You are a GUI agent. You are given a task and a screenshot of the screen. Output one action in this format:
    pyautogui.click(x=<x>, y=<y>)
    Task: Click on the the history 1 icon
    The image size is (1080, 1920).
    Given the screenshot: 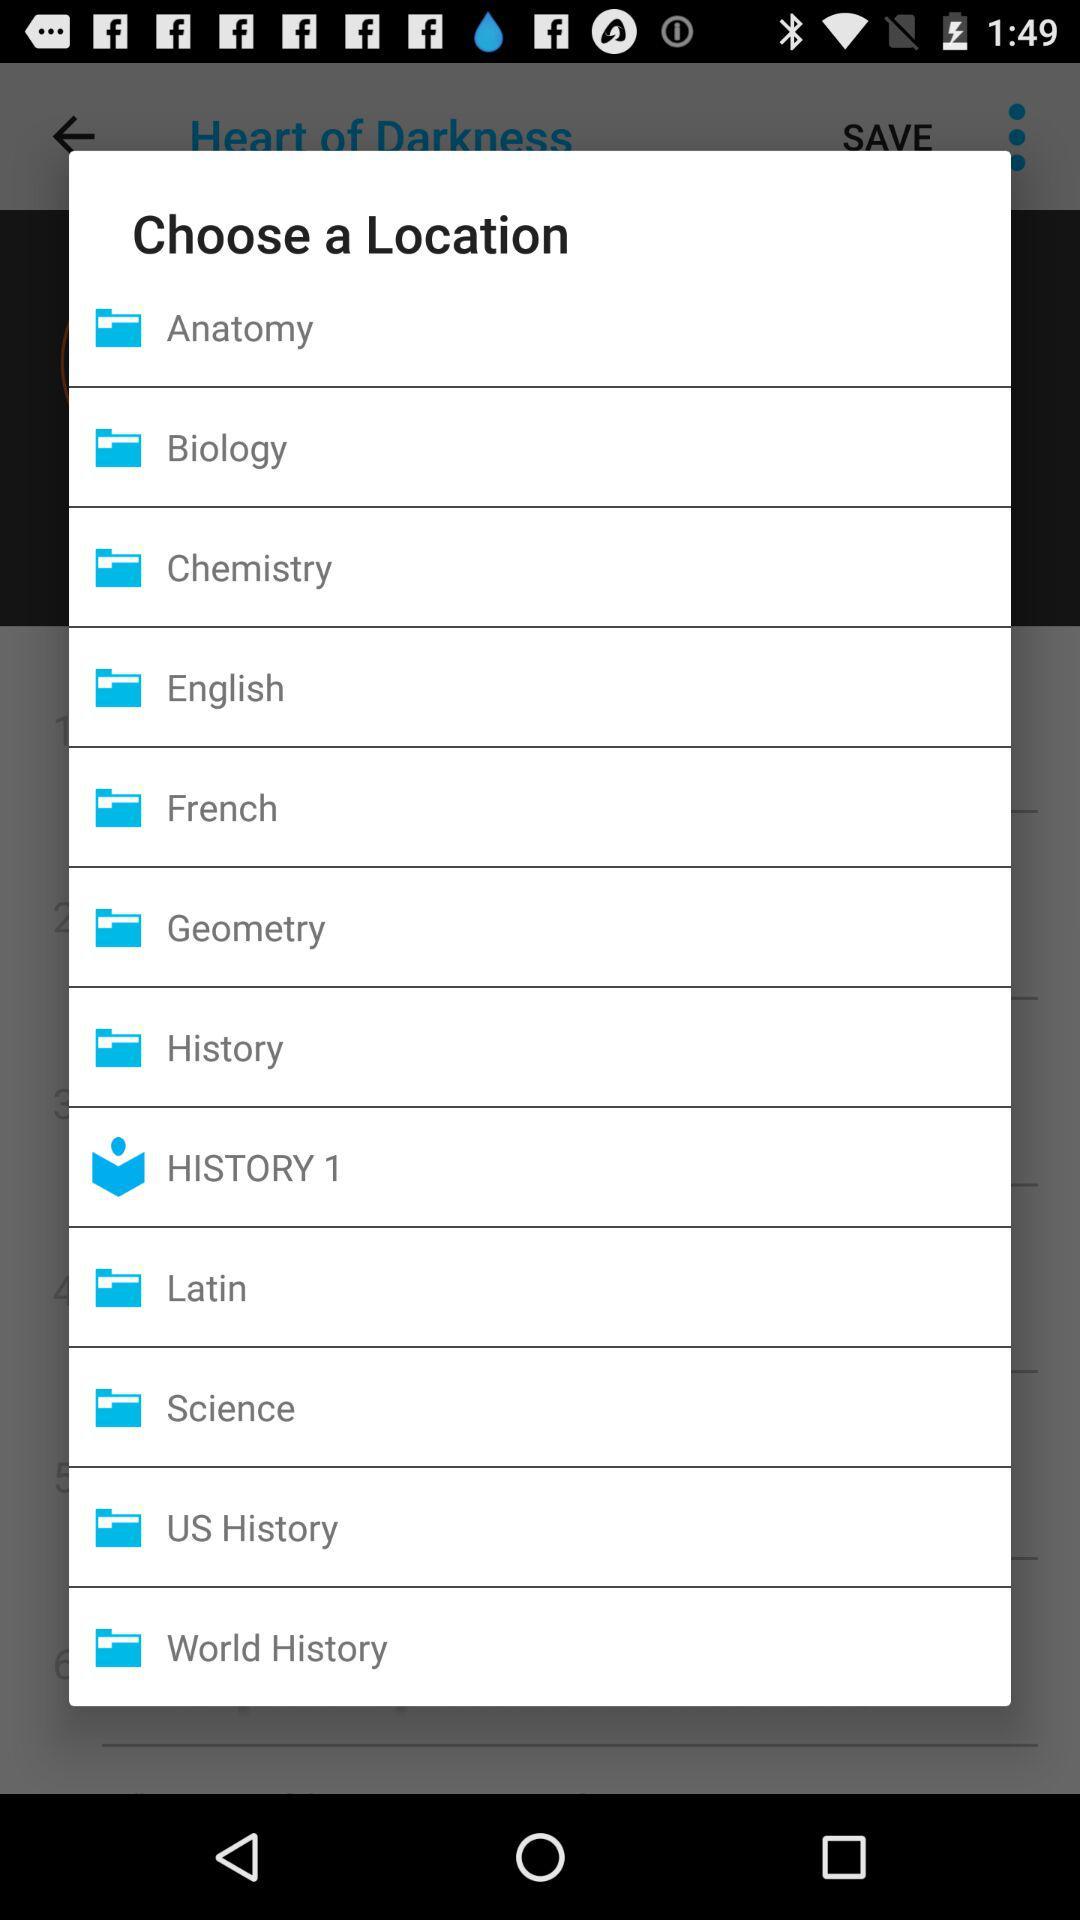 What is the action you would take?
    pyautogui.click(x=587, y=1166)
    